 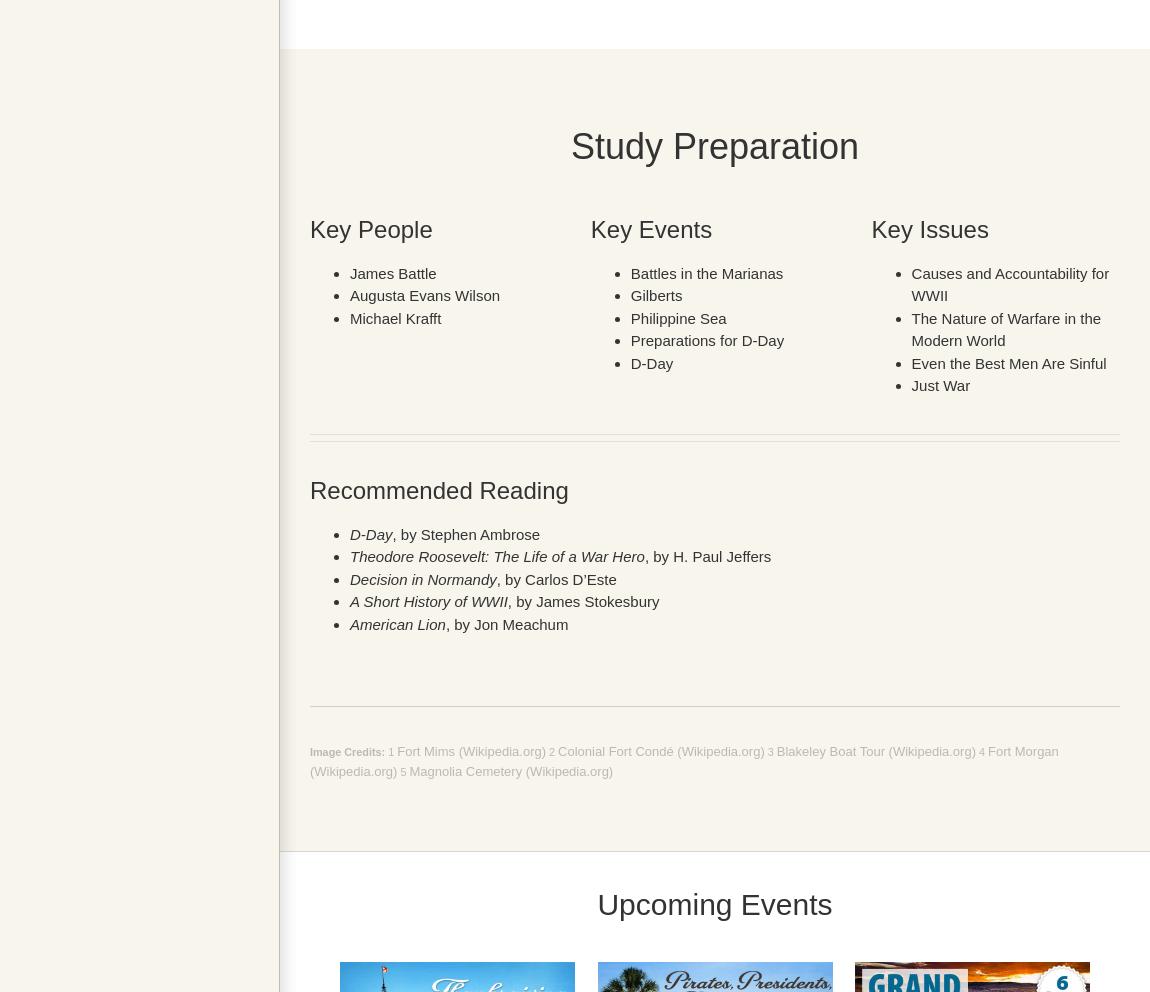 I want to click on 'Magnolia Cemetery (Wikipedia.org)', so click(x=510, y=769).